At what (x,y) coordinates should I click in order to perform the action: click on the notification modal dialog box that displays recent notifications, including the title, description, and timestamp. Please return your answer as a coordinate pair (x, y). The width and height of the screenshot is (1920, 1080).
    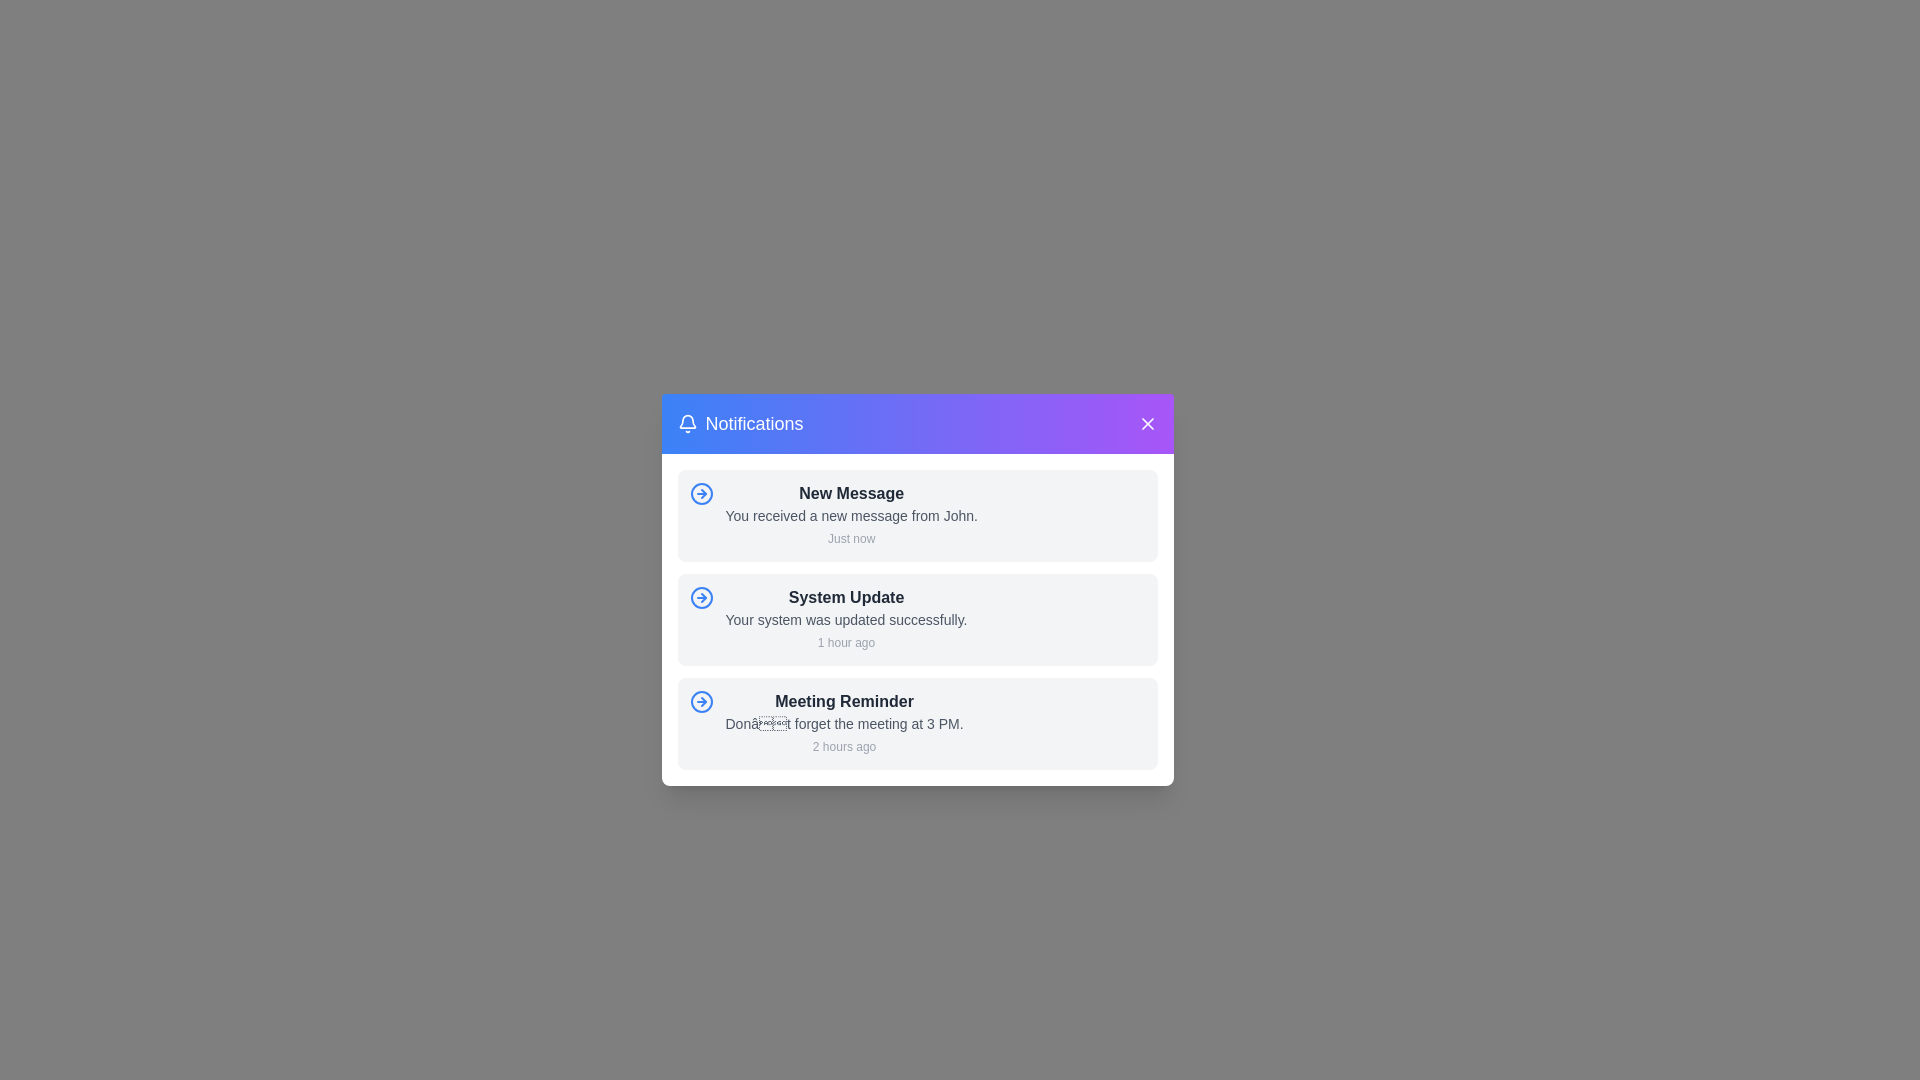
    Looking at the image, I should click on (916, 589).